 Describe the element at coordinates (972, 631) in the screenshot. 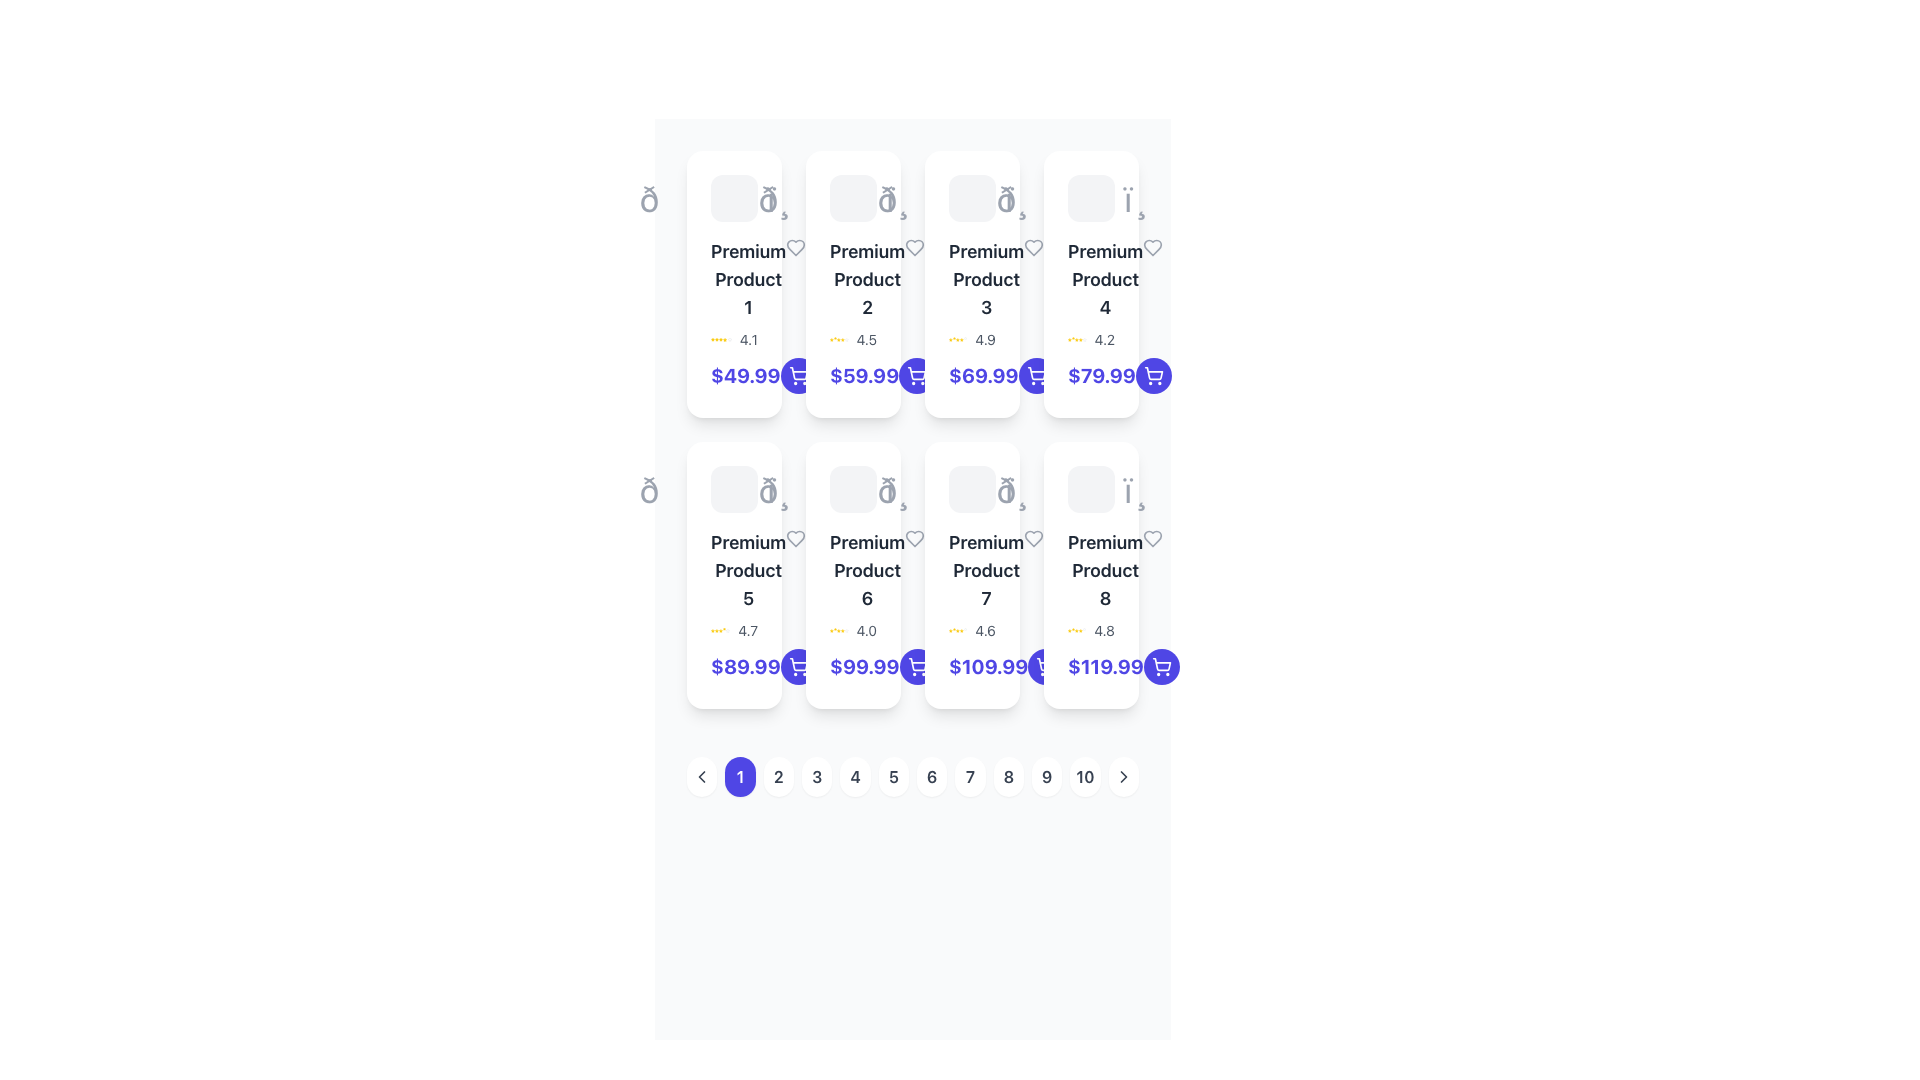

I see `rating value displayed in the Rating Display for 'Premium Product 7', which shows the star rating and numeric score indicating the product's quality` at that location.